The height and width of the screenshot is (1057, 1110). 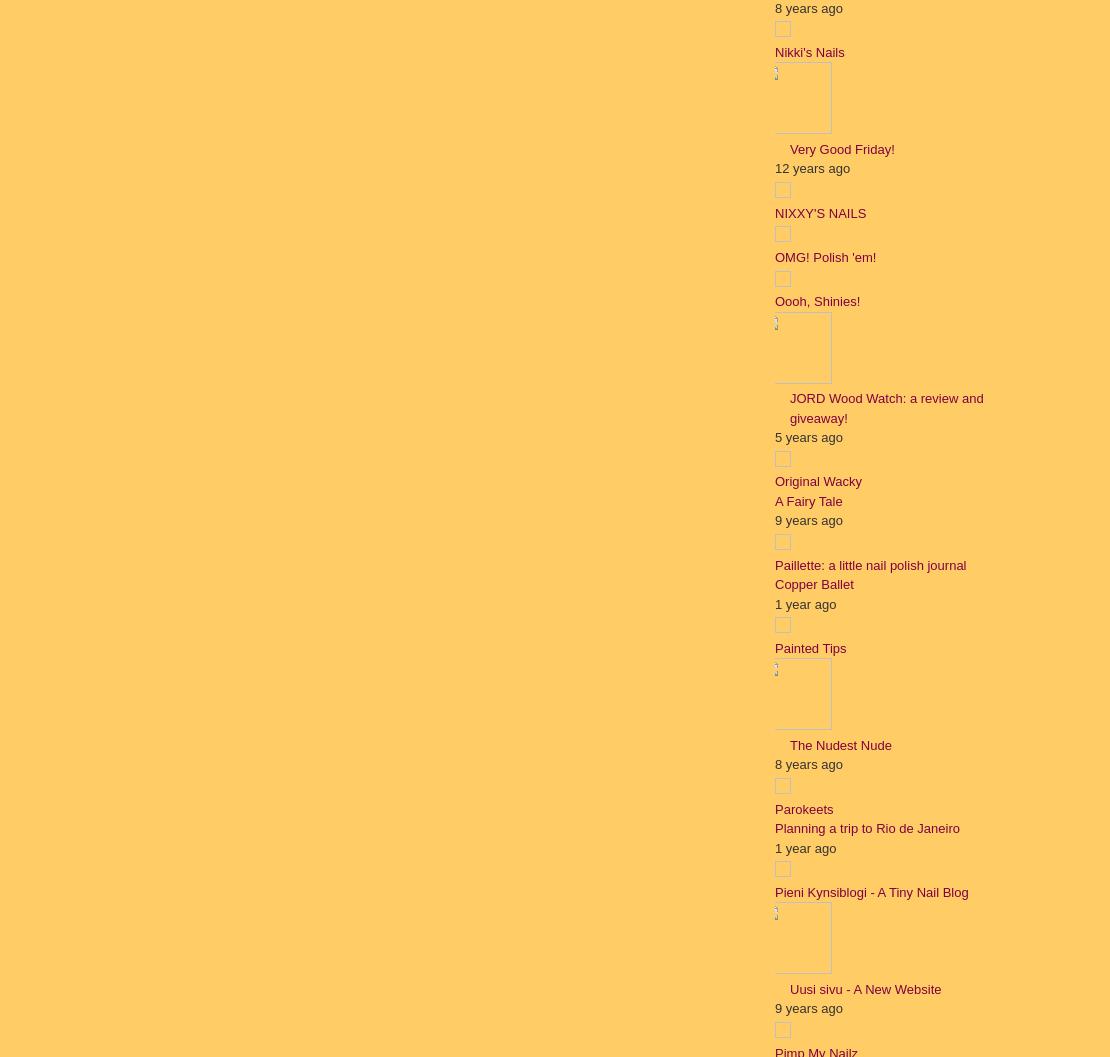 I want to click on 'Paillette: a little nail polish journal', so click(x=869, y=563).